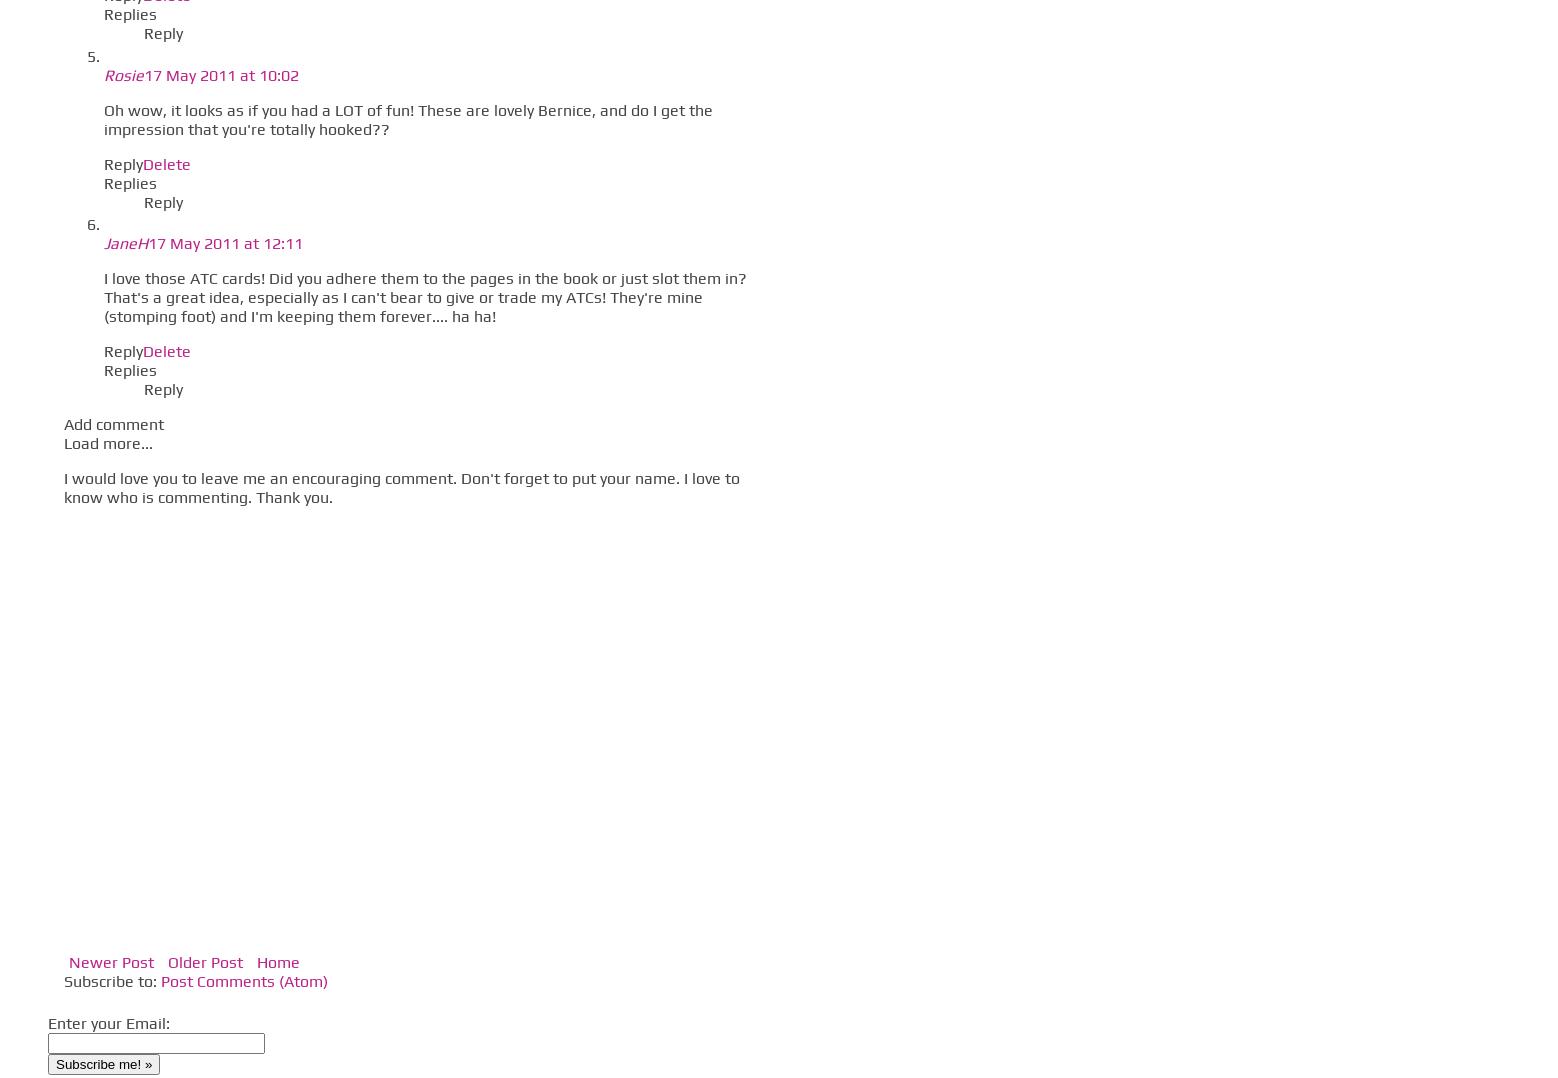 This screenshot has height=1078, width=1558. I want to click on 'I love those ATC cards! Did you adhere them to the pages in the book or just slot them in? That's a great idea, especially as I can't bear to give or trade my ATCs! They're mine (stomping foot) and I'm keeping them forever.... ha ha!', so click(103, 296).